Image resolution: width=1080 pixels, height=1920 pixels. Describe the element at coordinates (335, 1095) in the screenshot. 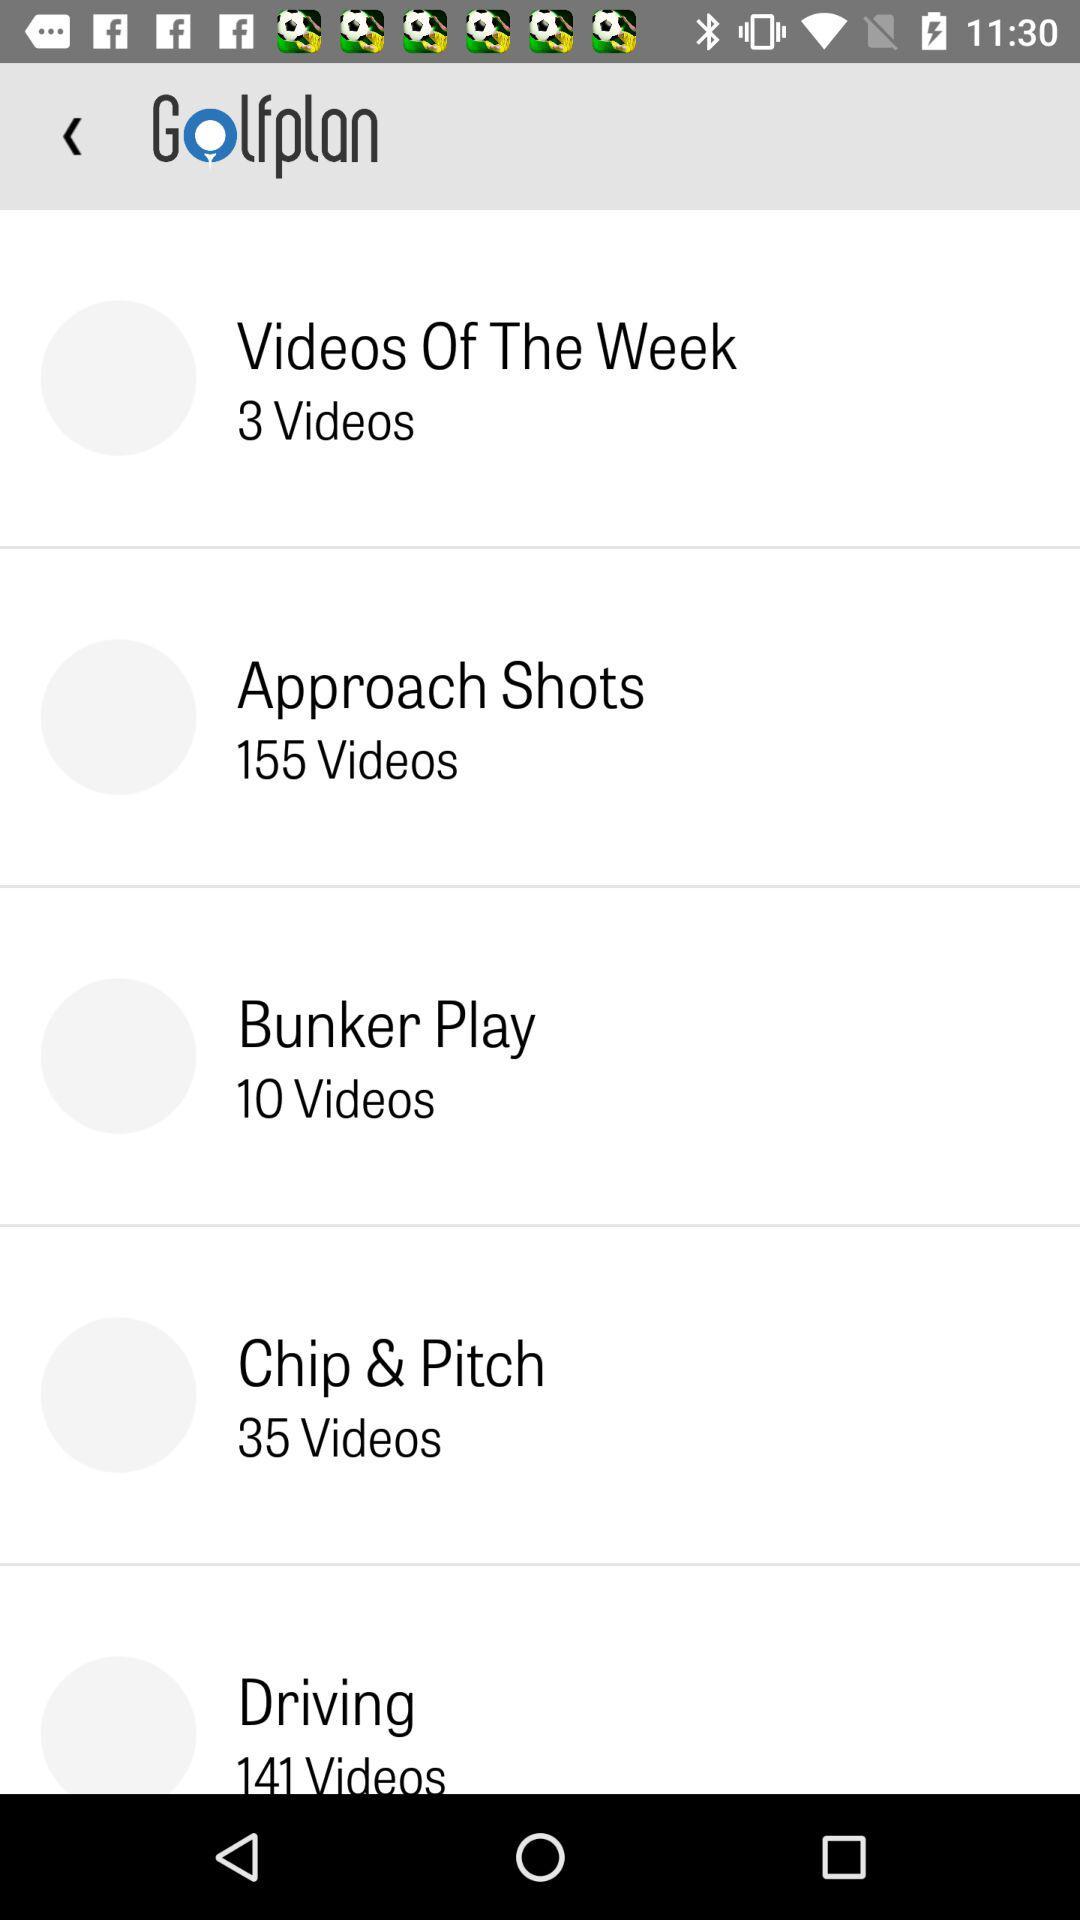

I see `the 10 videos icon` at that location.